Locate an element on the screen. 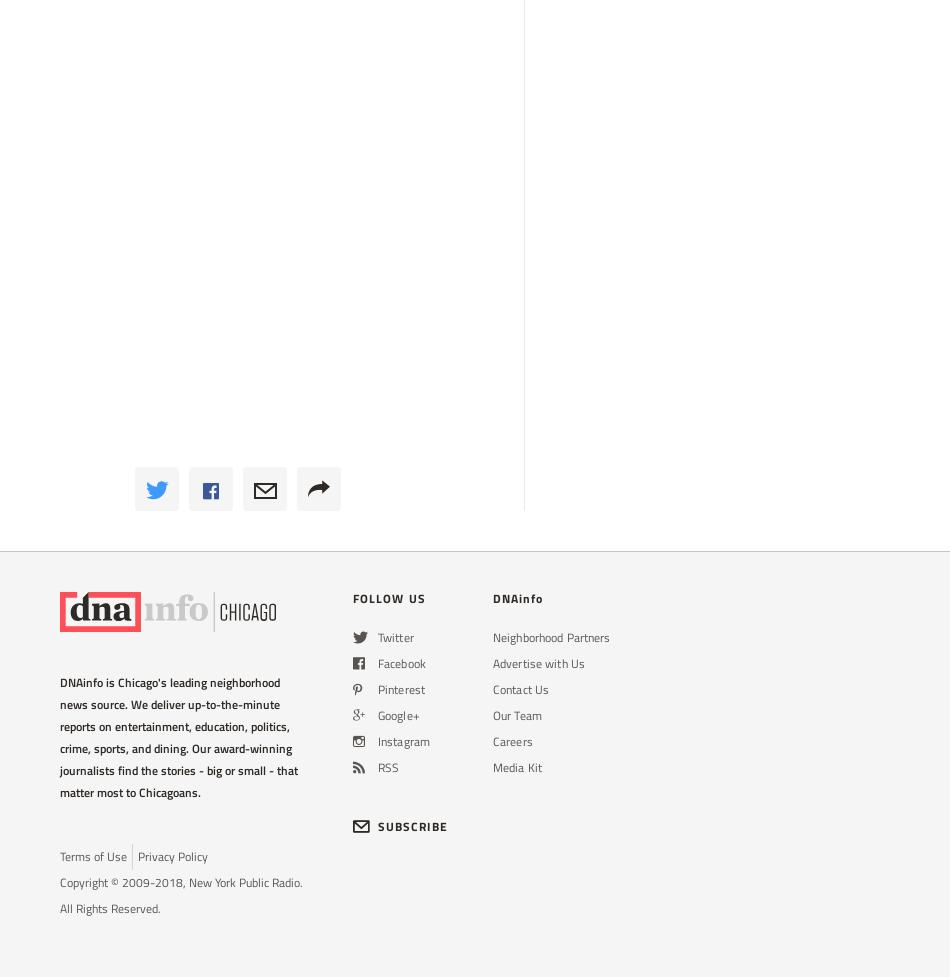 Image resolution: width=950 pixels, height=977 pixels. 'Instagram' is located at coordinates (403, 741).